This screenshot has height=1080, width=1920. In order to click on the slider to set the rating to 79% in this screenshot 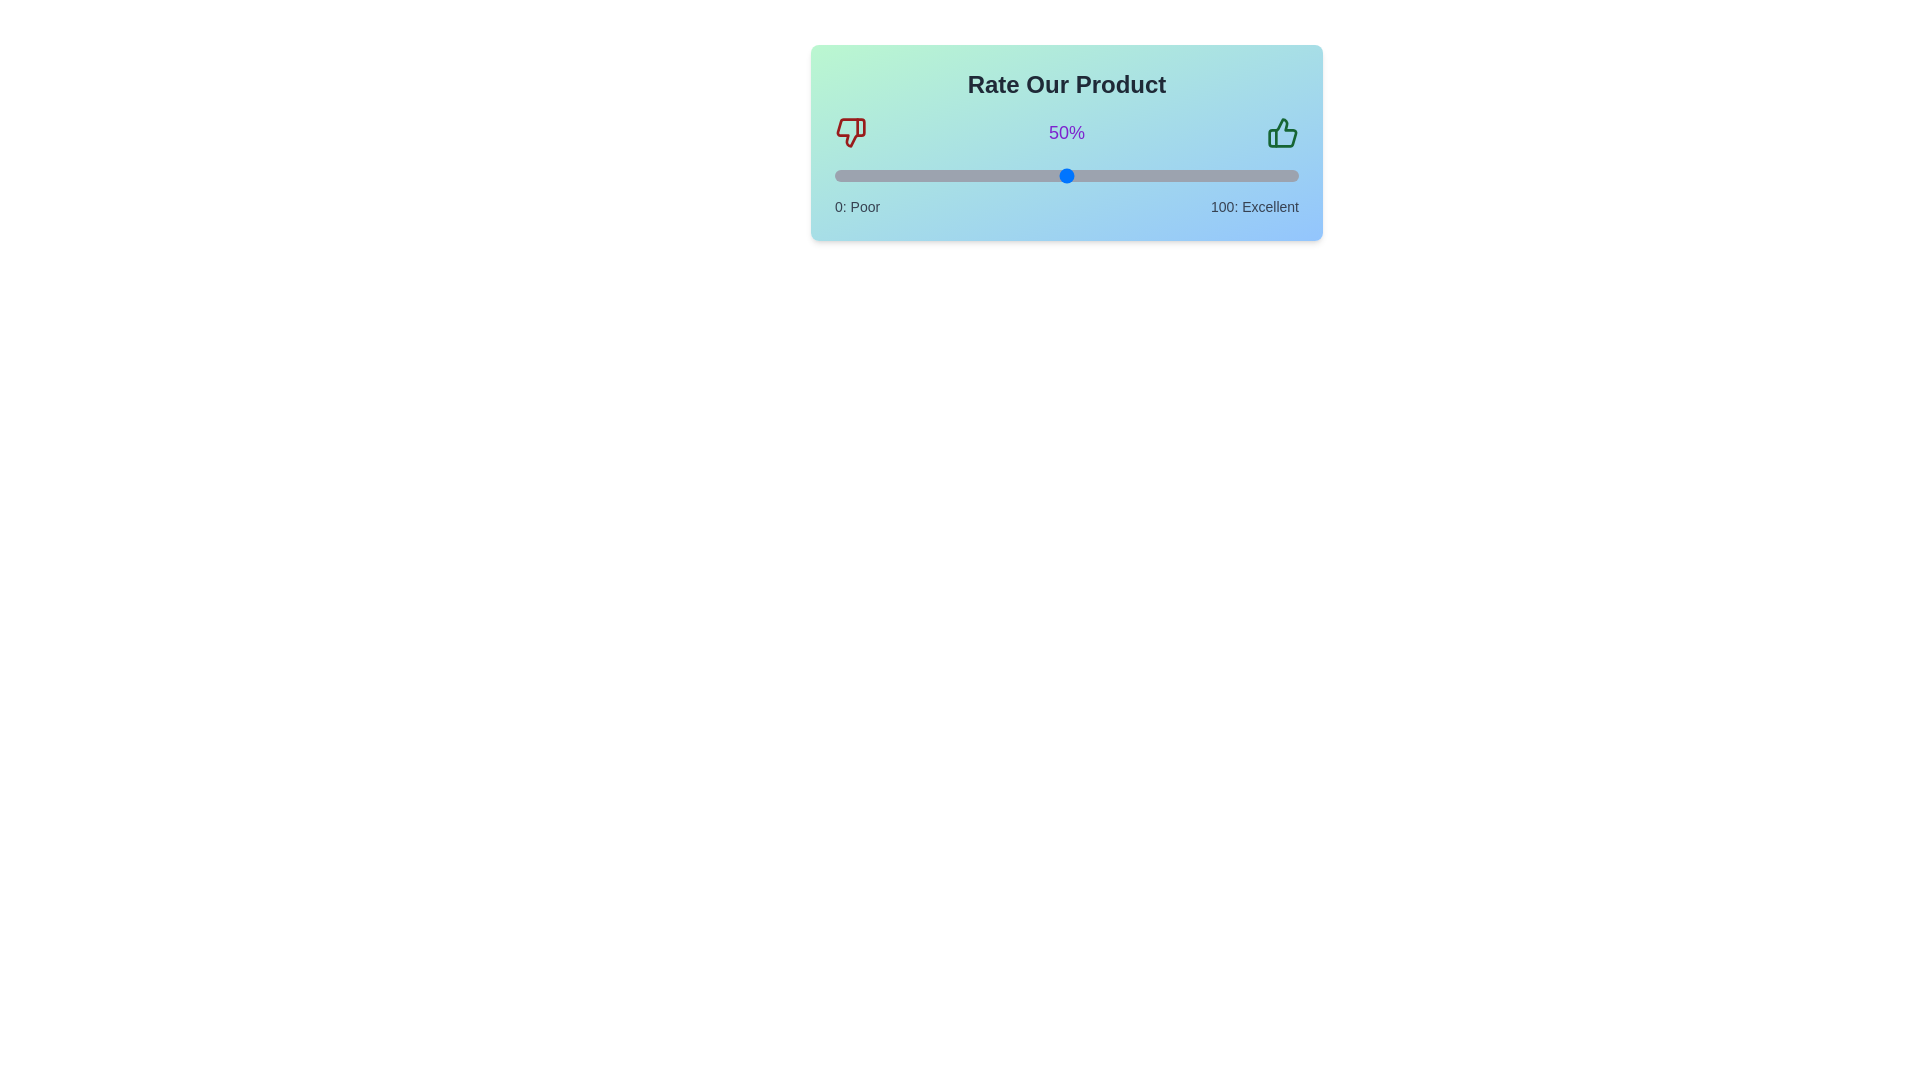, I will do `click(1200, 175)`.